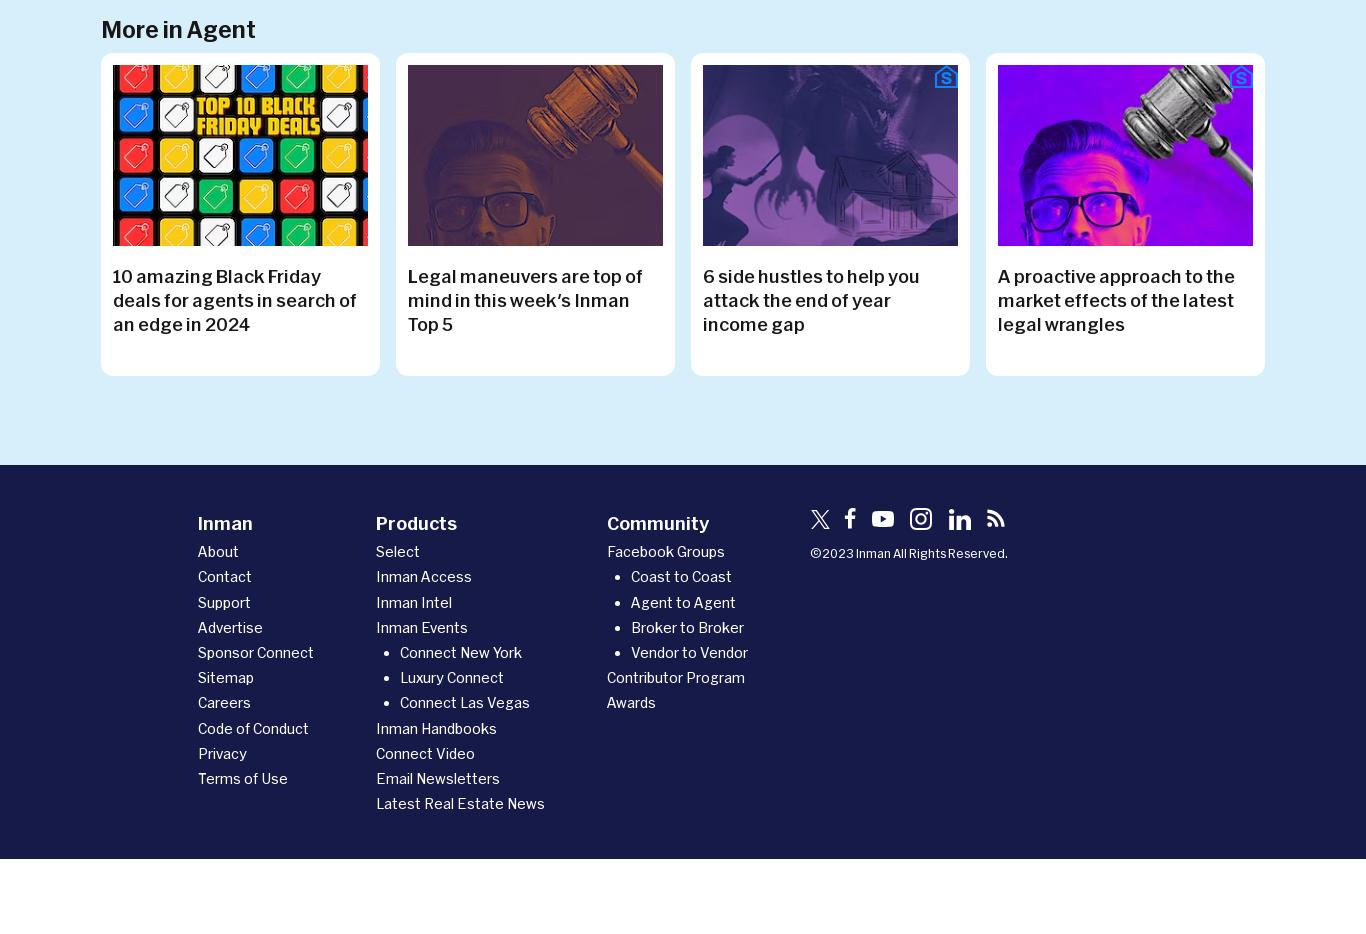 The height and width of the screenshot is (934, 1366). What do you see at coordinates (460, 803) in the screenshot?
I see `'Latest Real Estate News'` at bounding box center [460, 803].